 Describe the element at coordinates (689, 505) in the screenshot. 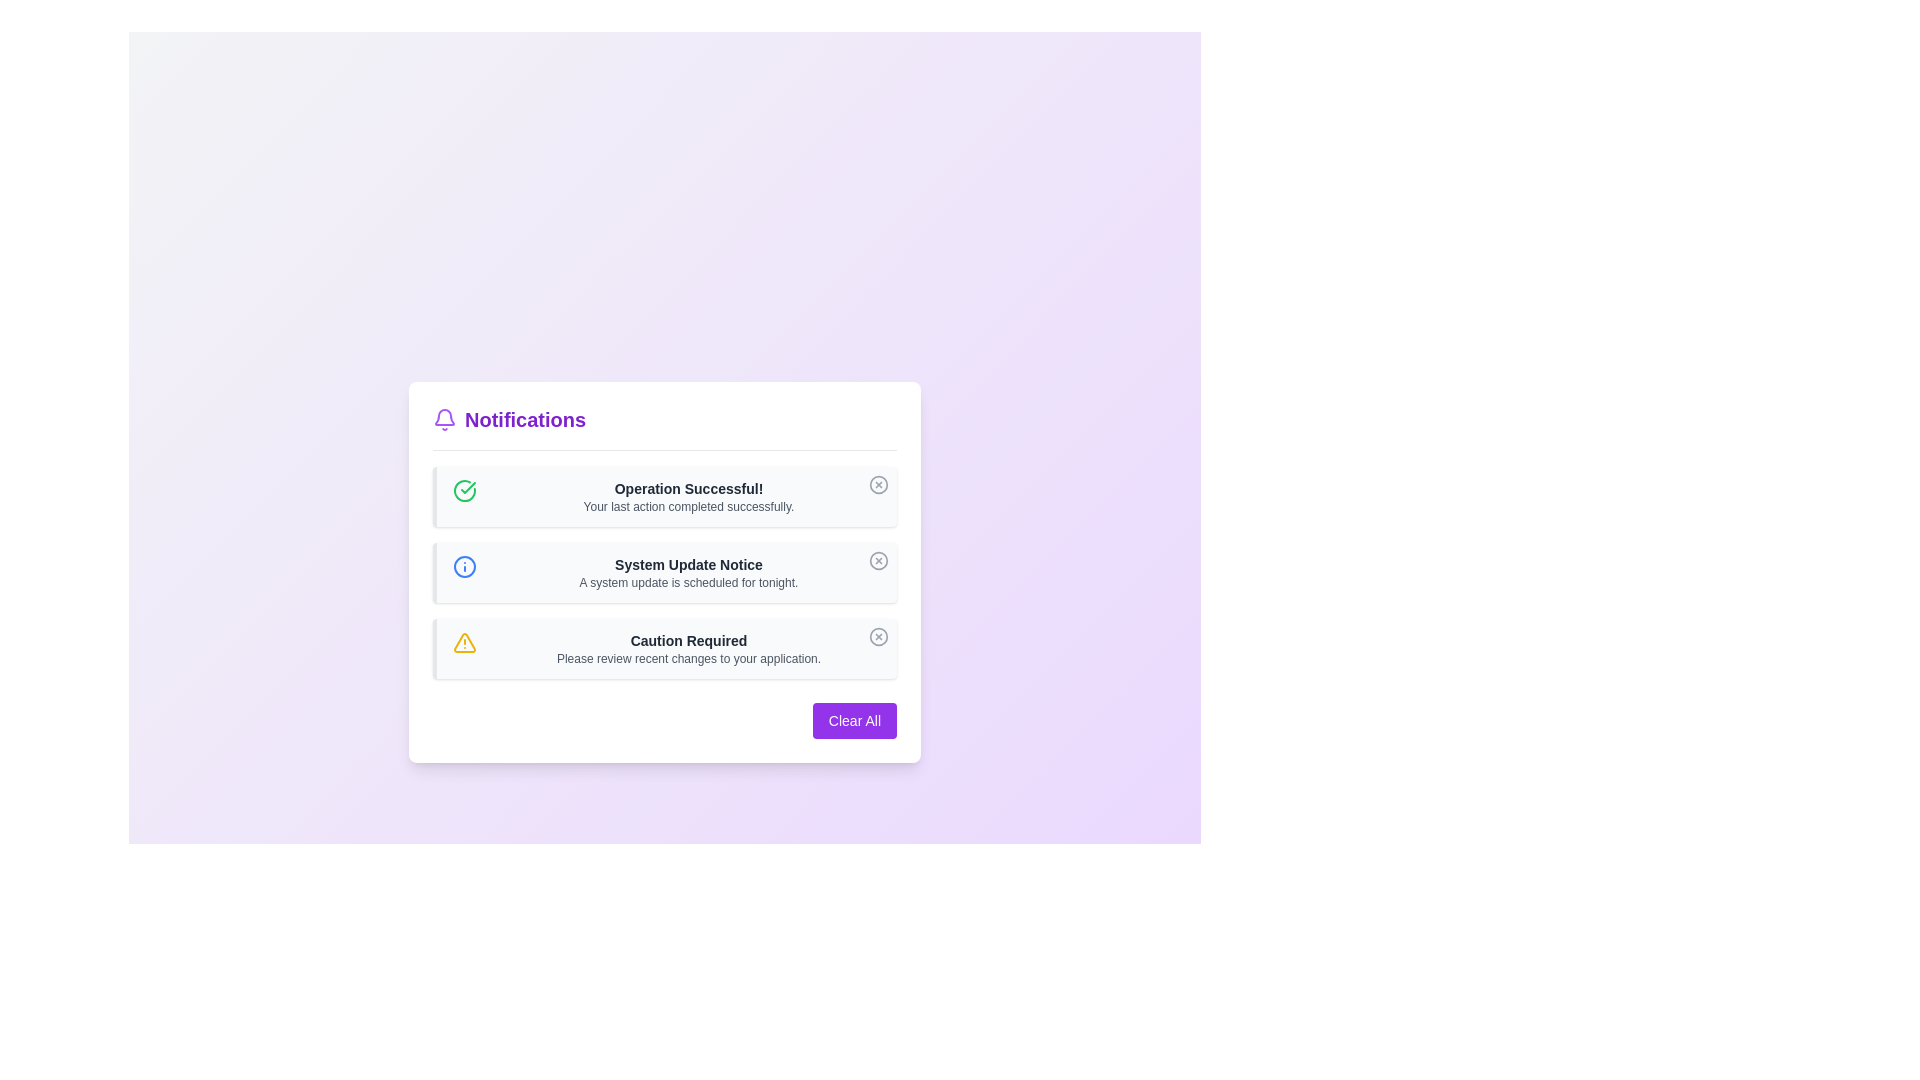

I see `message in the text label stating 'Your last action completed successfully.' which is located below the heading 'Operation Successful!' in the first notification card` at that location.